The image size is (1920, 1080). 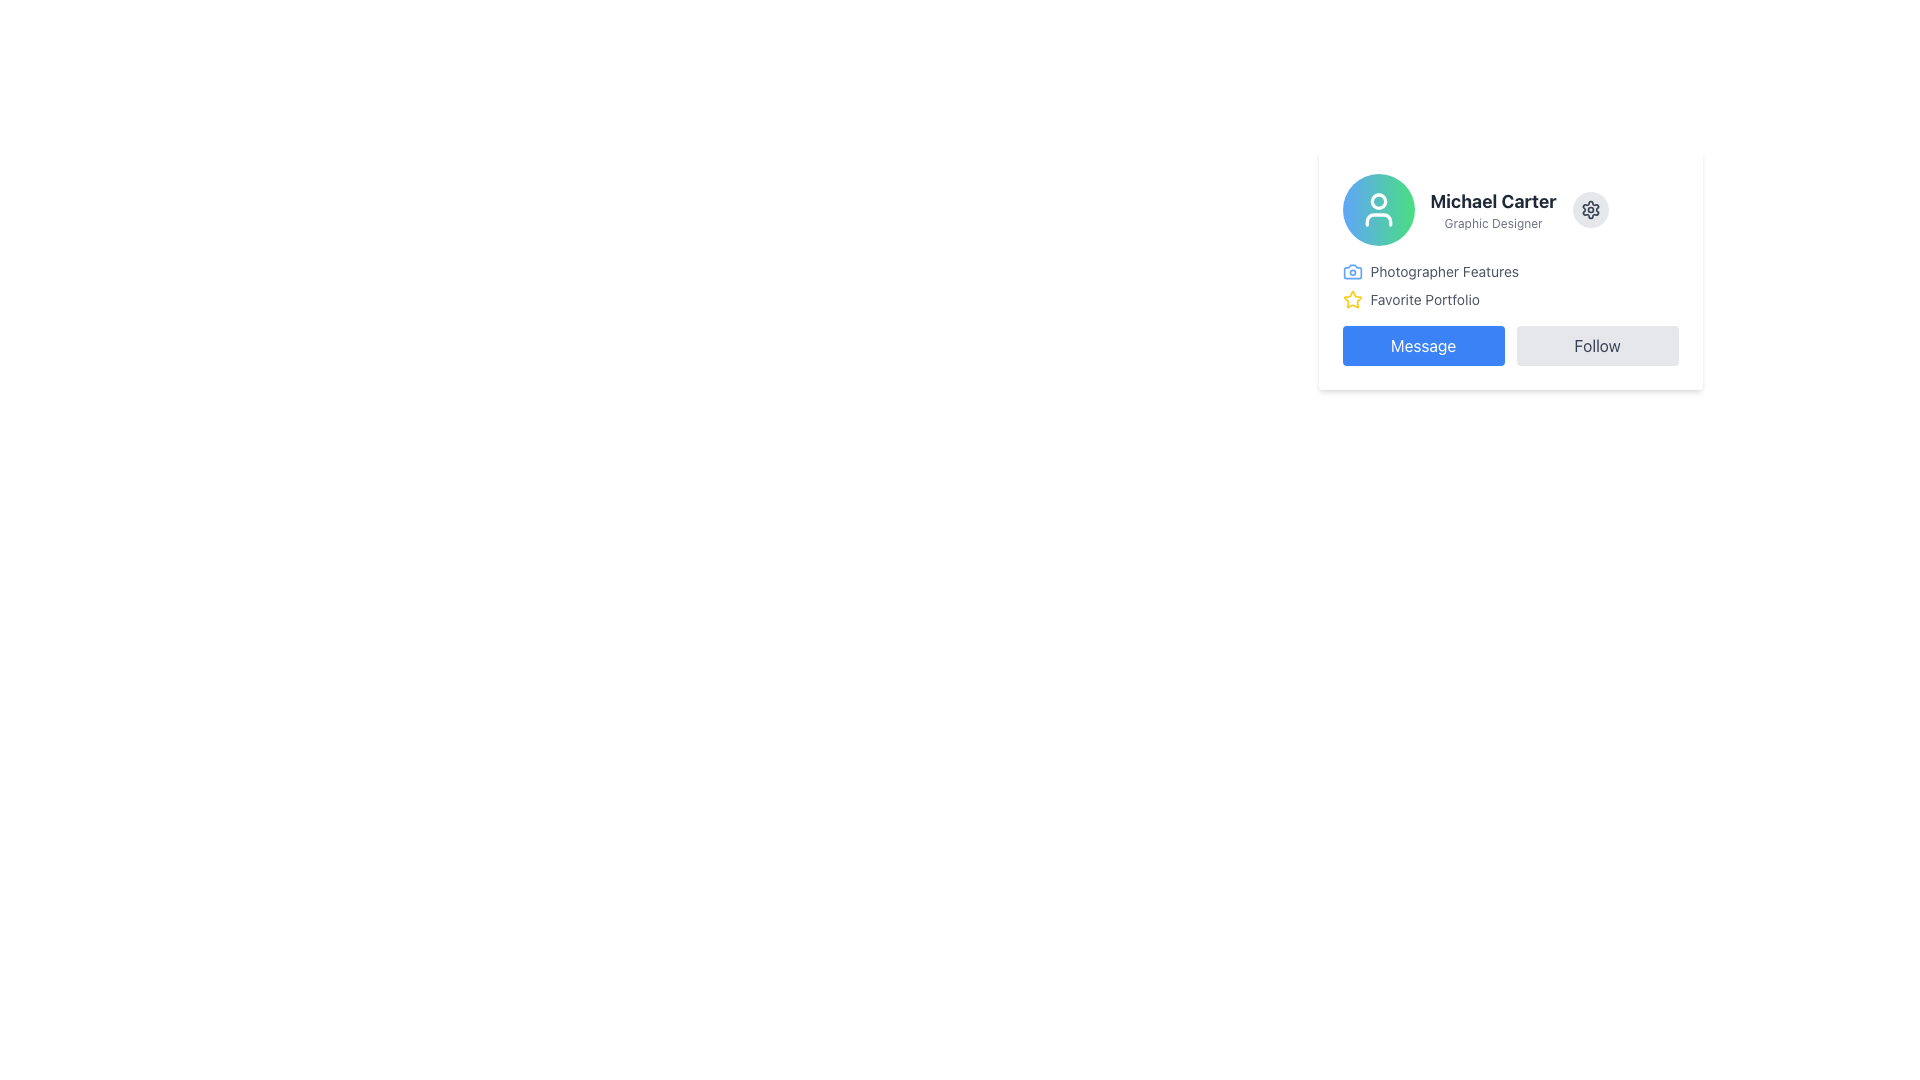 What do you see at coordinates (1510, 272) in the screenshot?
I see `contents of the label with a blue camera icon that says 'Photographer Features', located within the user profile box above 'Favorite Portfolio'` at bounding box center [1510, 272].